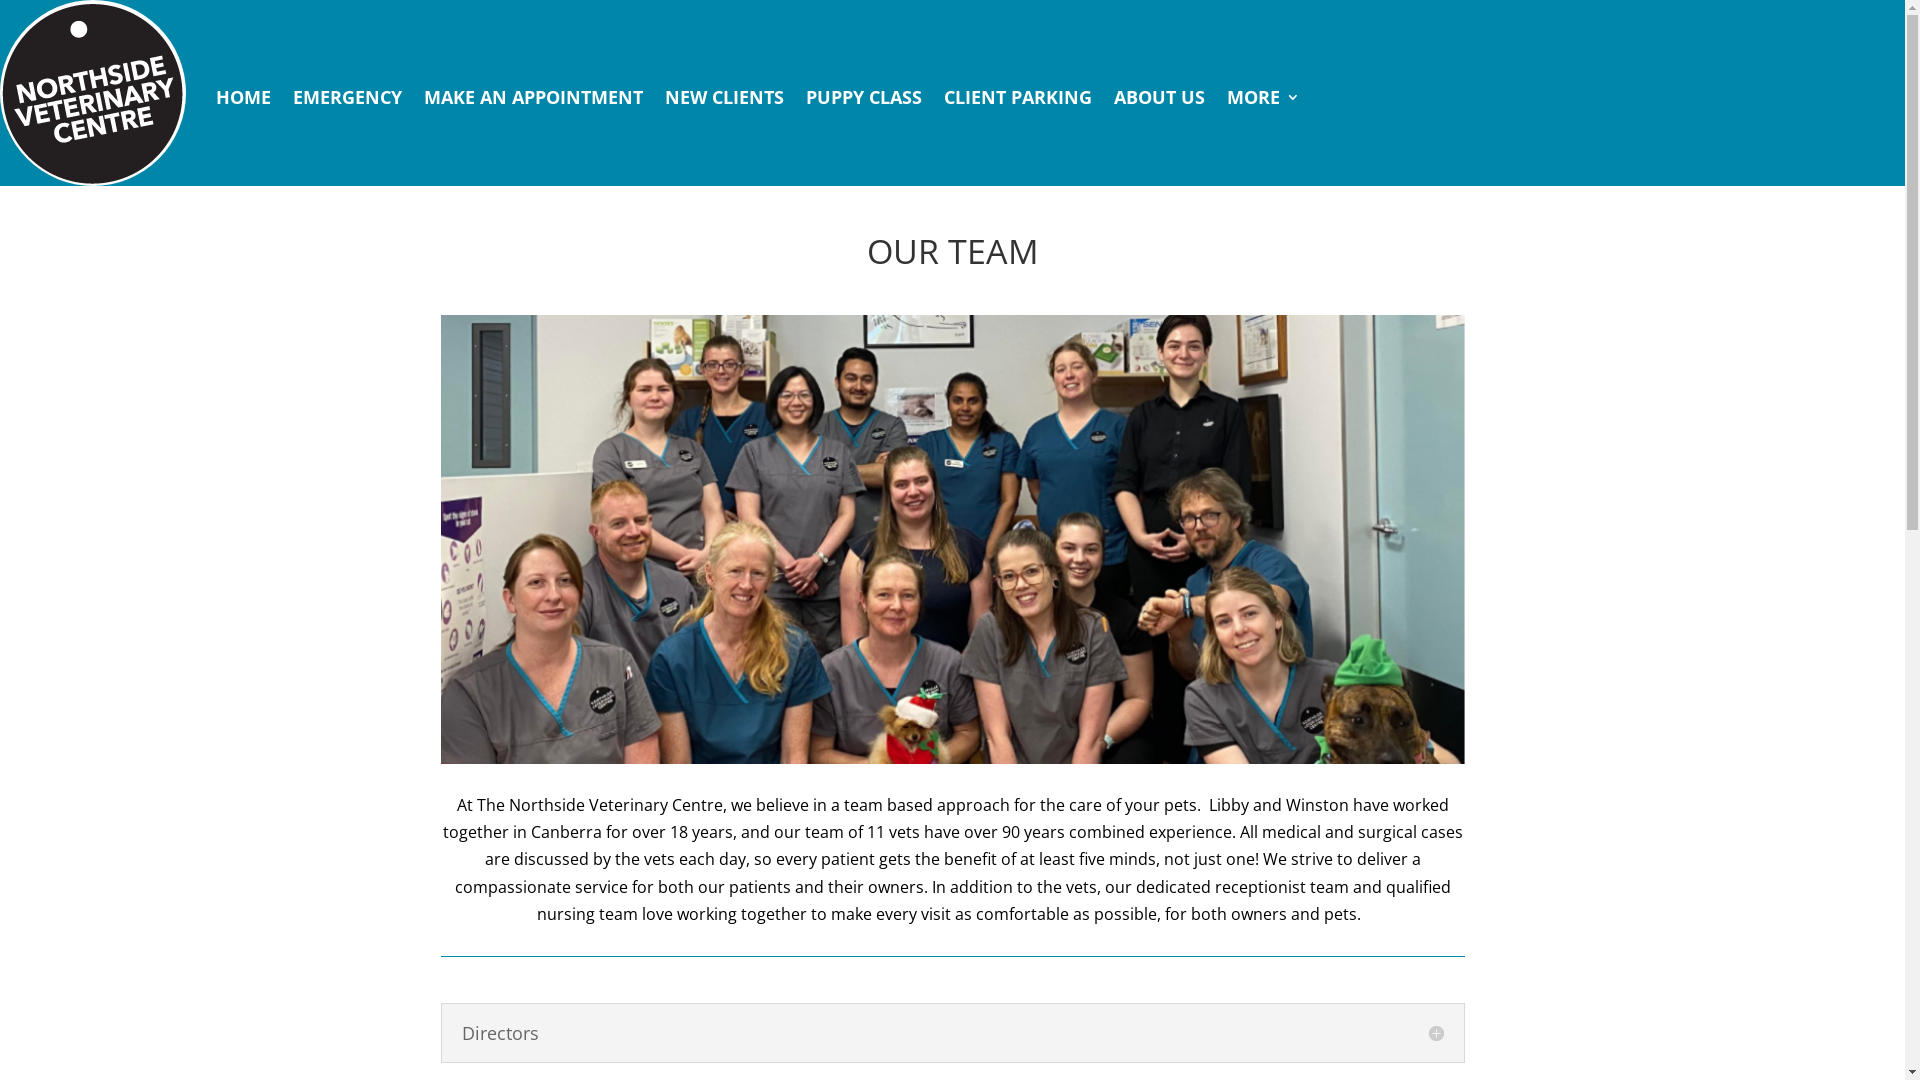 The height and width of the screenshot is (1080, 1920). Describe the element at coordinates (1262, 96) in the screenshot. I see `'MORE'` at that location.